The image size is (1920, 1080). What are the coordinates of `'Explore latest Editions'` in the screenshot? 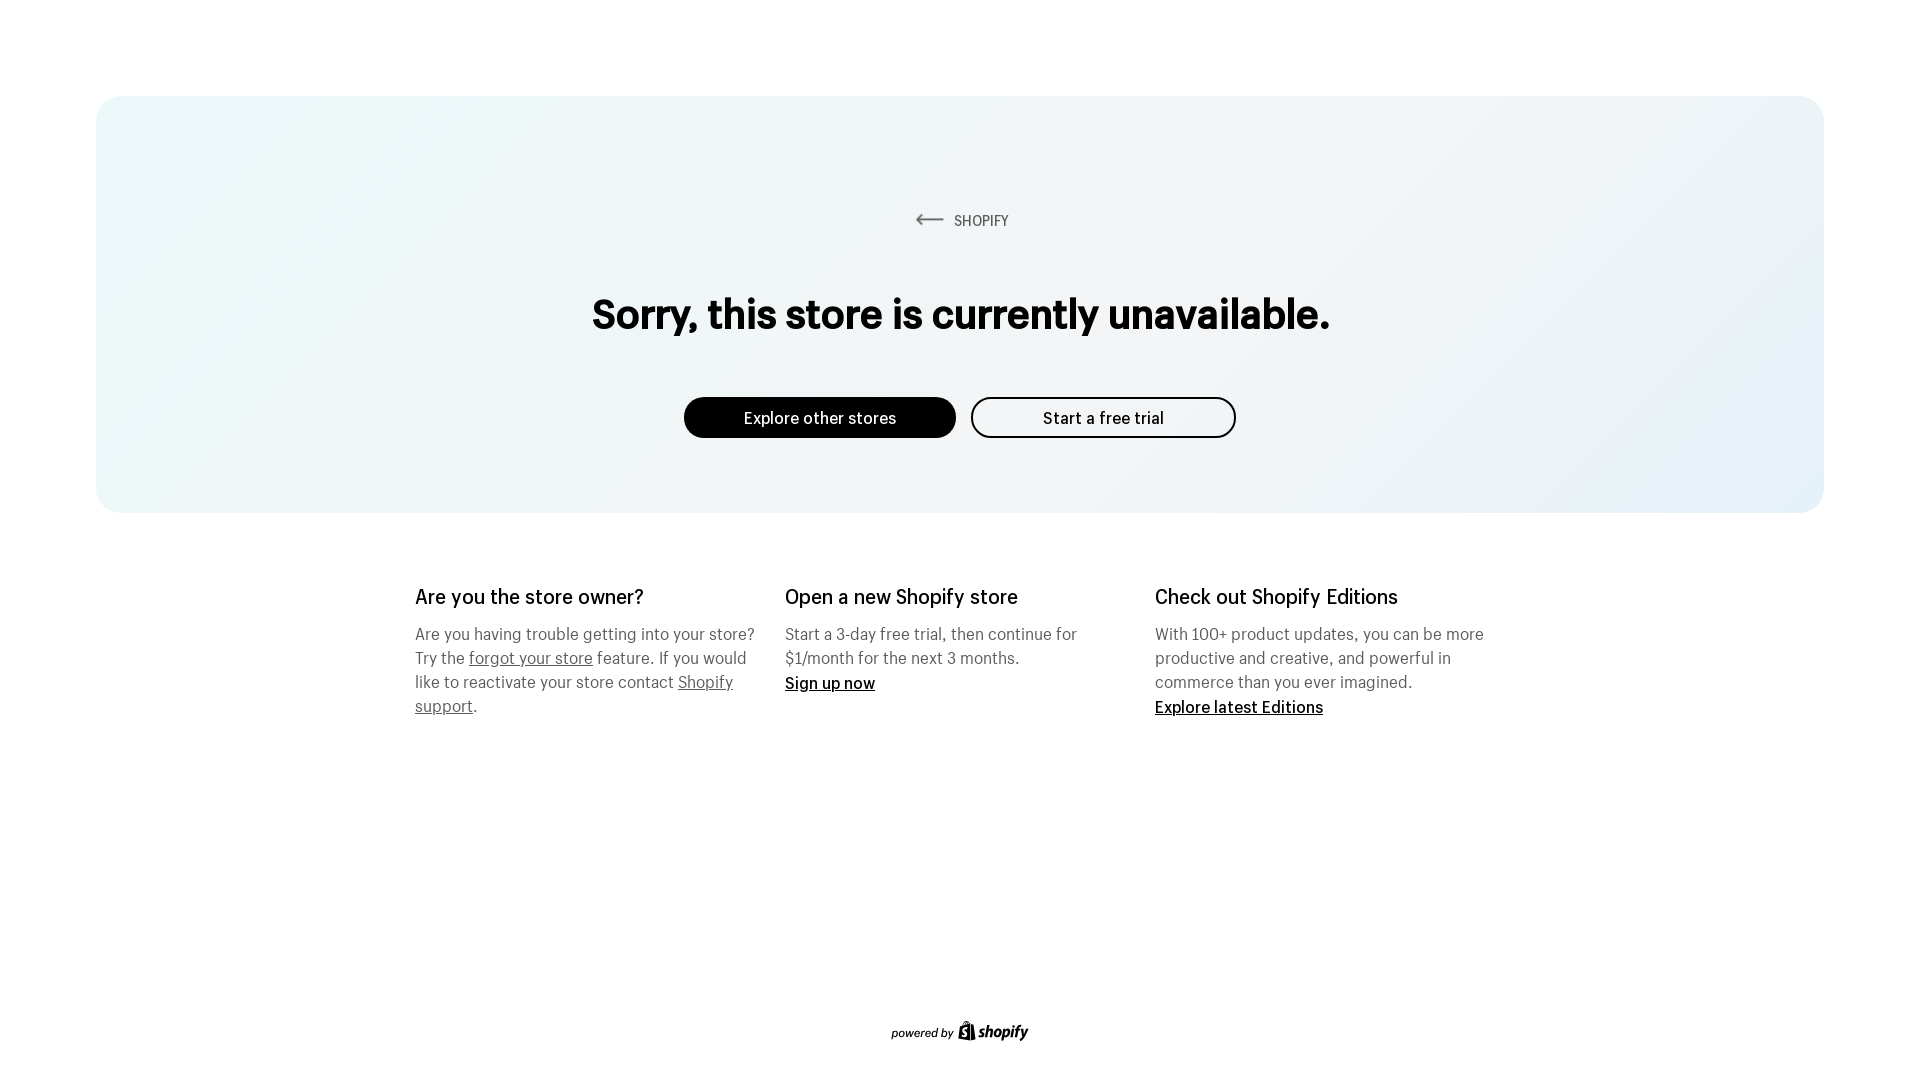 It's located at (1237, 705).